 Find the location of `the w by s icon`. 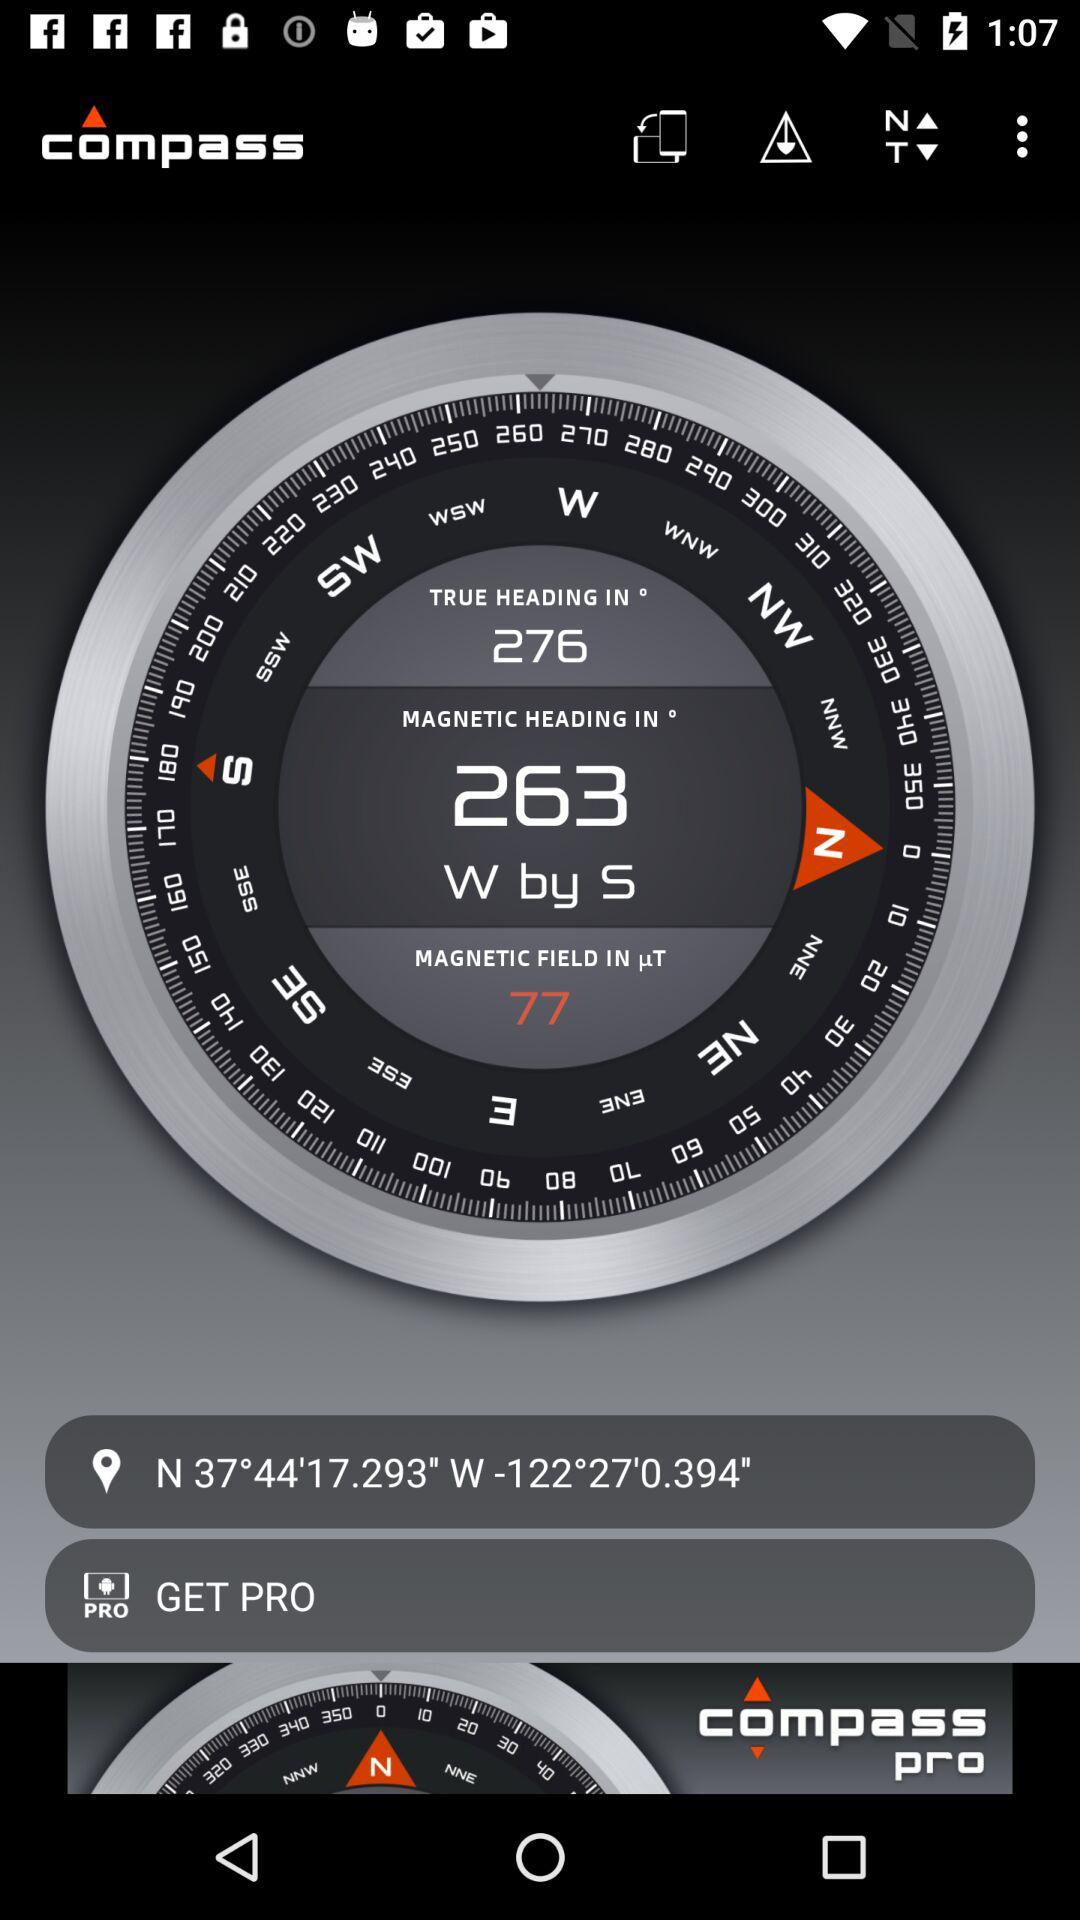

the w by s icon is located at coordinates (540, 881).